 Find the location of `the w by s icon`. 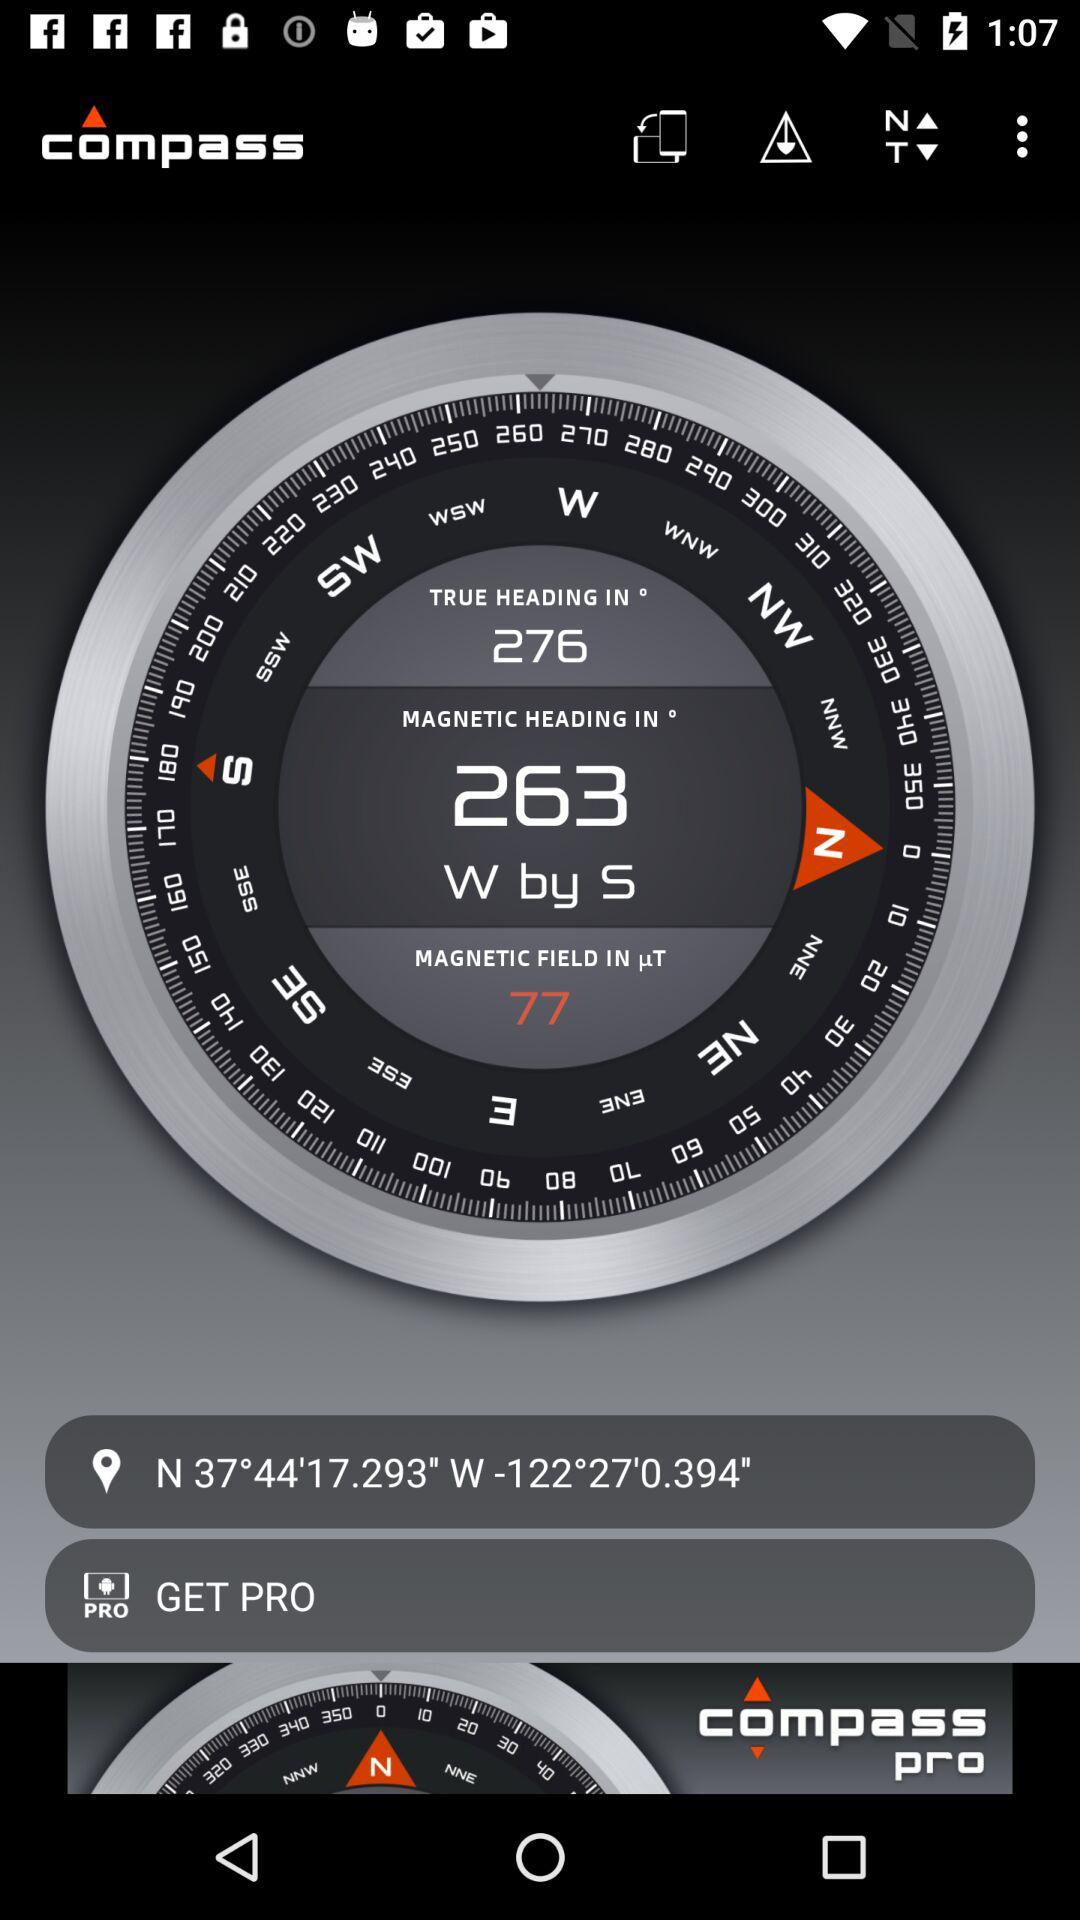

the w by s icon is located at coordinates (540, 881).